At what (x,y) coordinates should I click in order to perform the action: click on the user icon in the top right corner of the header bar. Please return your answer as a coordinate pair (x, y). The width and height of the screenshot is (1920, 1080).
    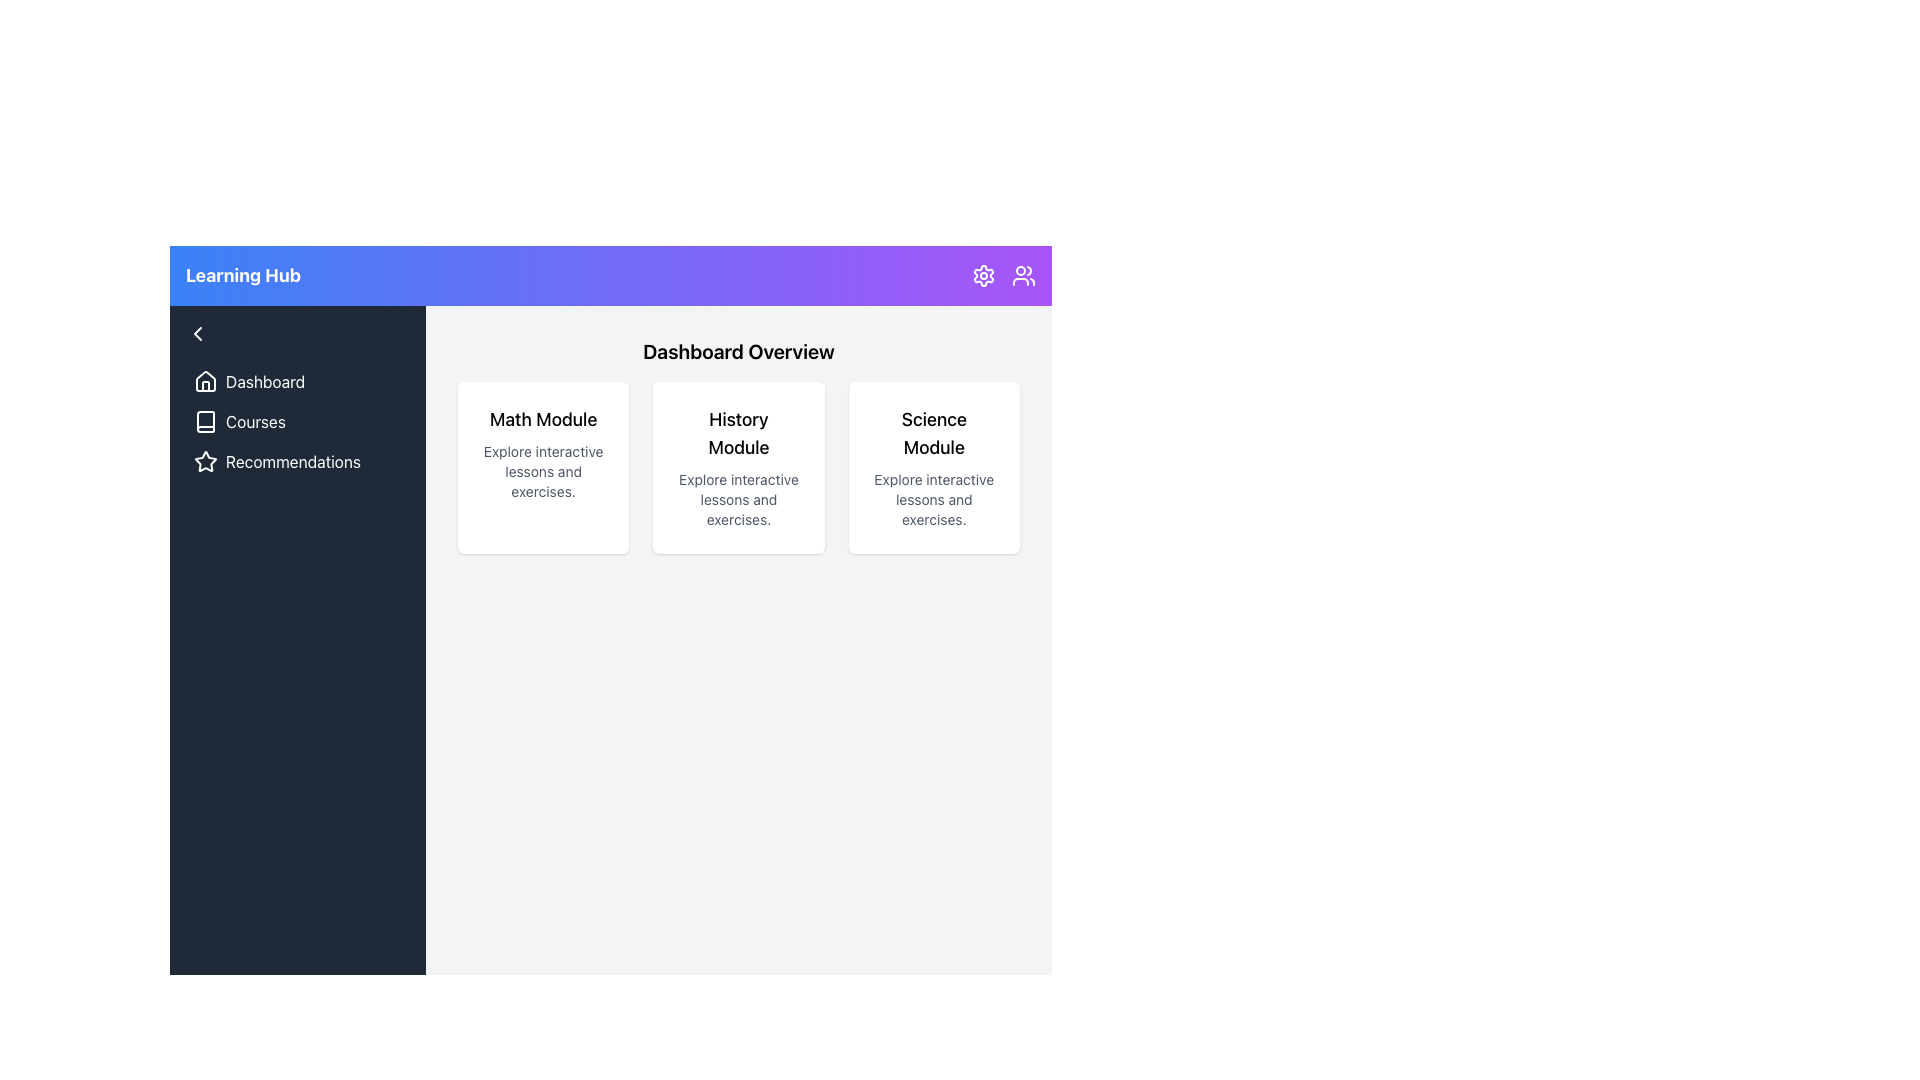
    Looking at the image, I should click on (1003, 276).